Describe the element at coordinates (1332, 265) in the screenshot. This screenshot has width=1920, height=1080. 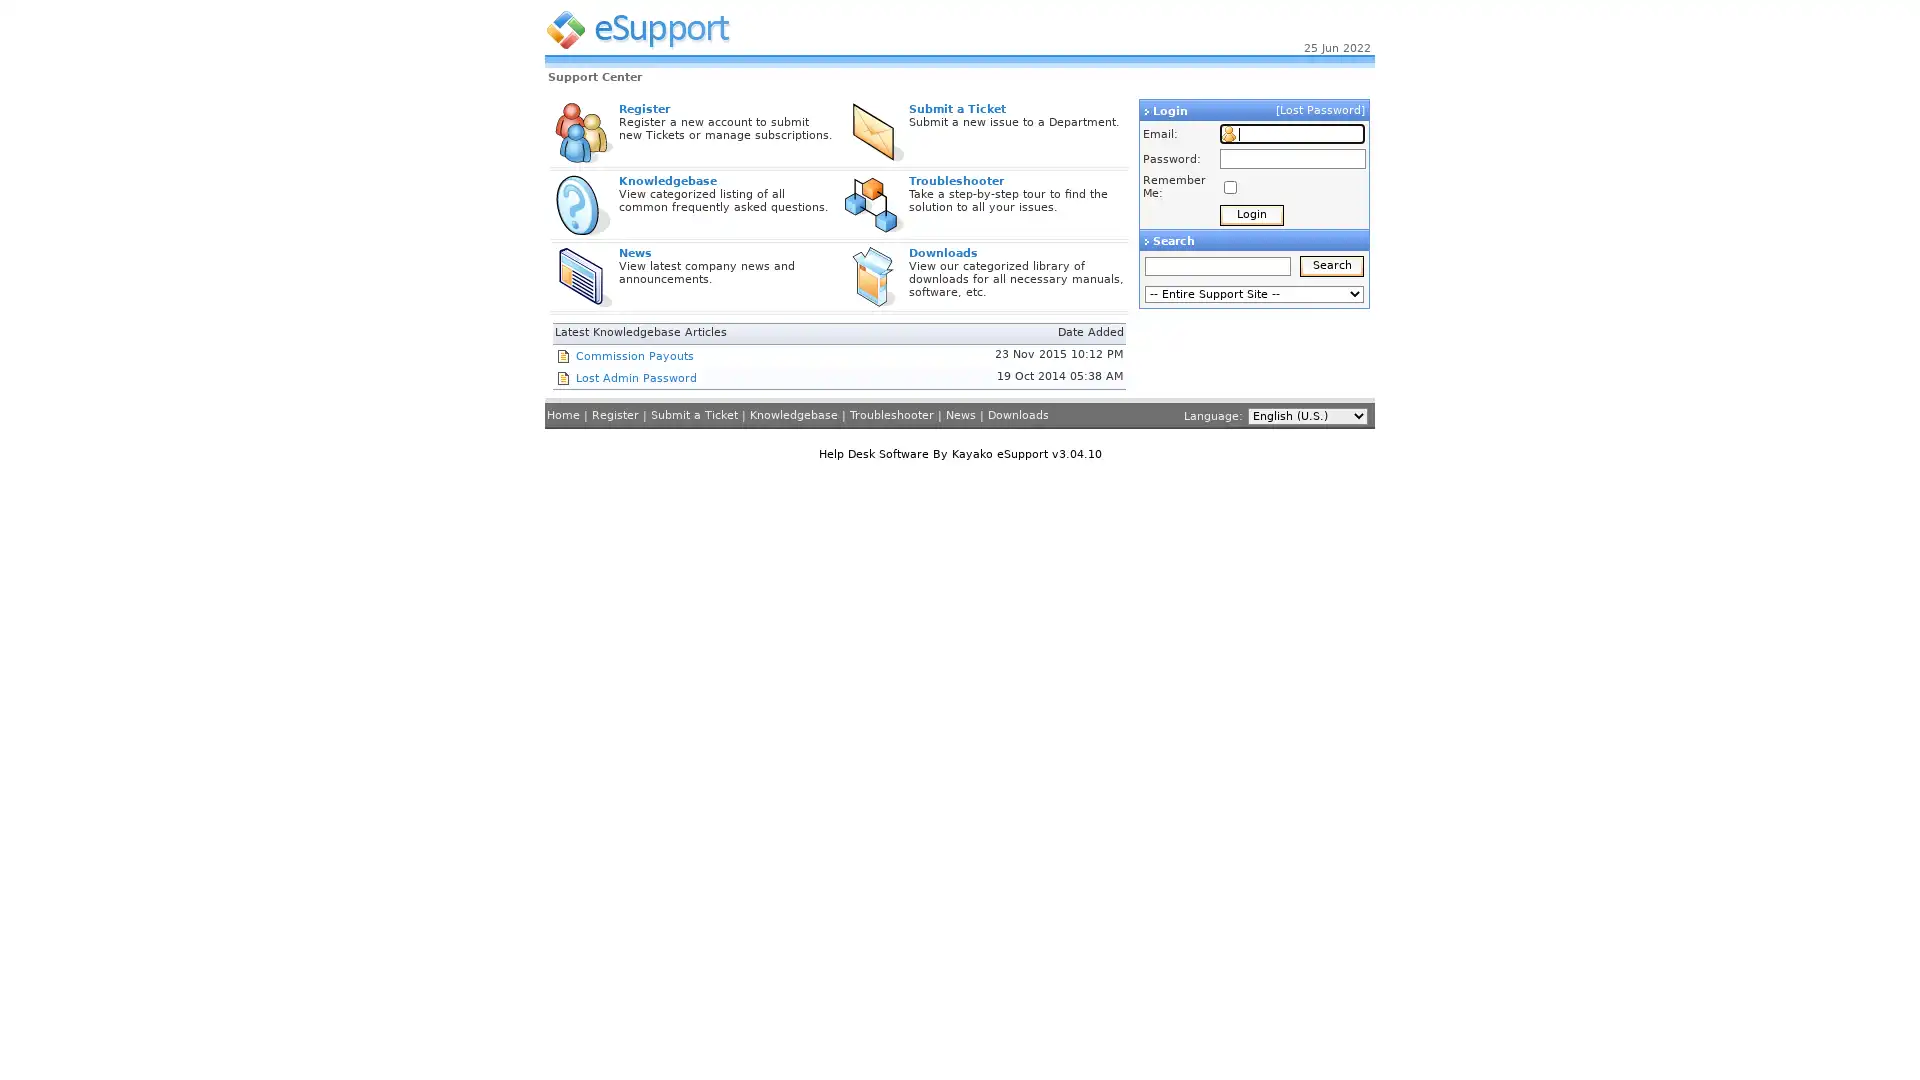
I see `Search` at that location.